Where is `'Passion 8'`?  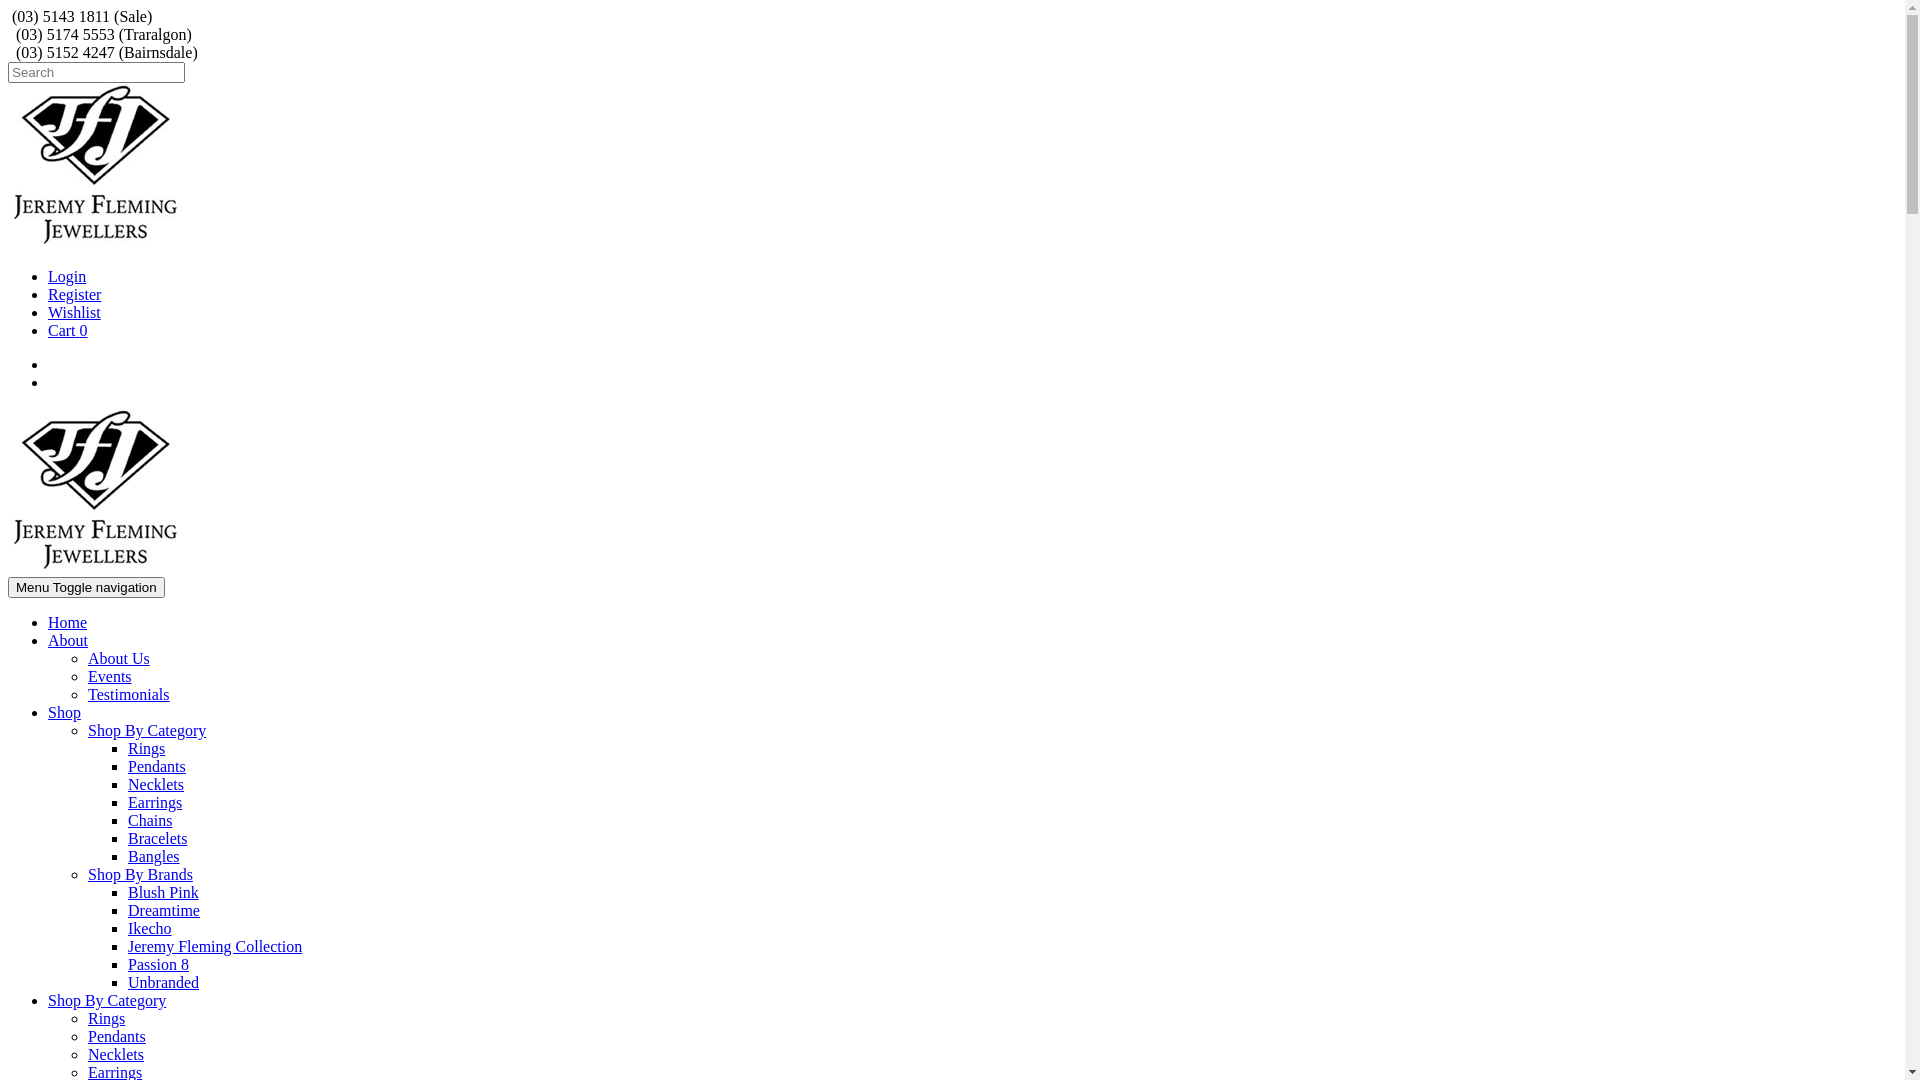 'Passion 8' is located at coordinates (157, 963).